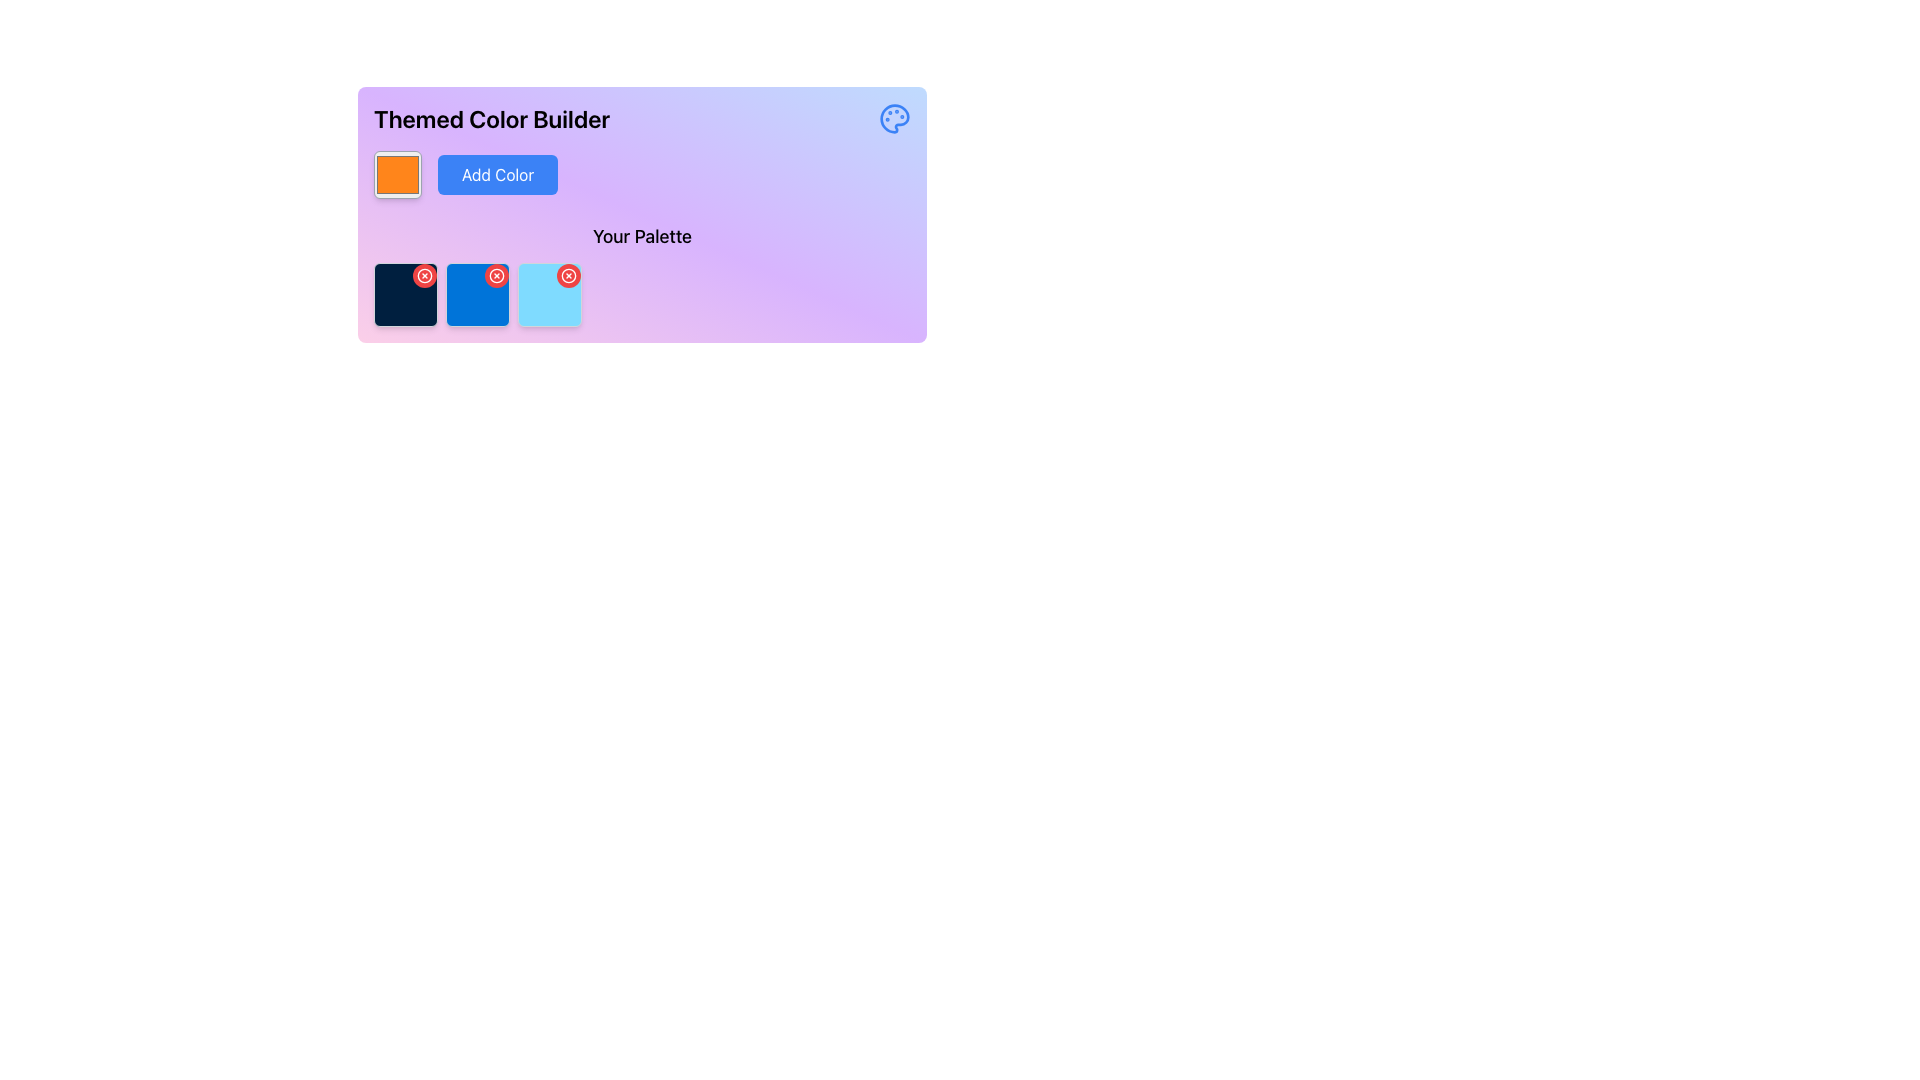  I want to click on the Interactive Color Block with a dark blue background and a red circular button with a white 'X' icon located under the 'Your Palette' text, so click(405, 294).